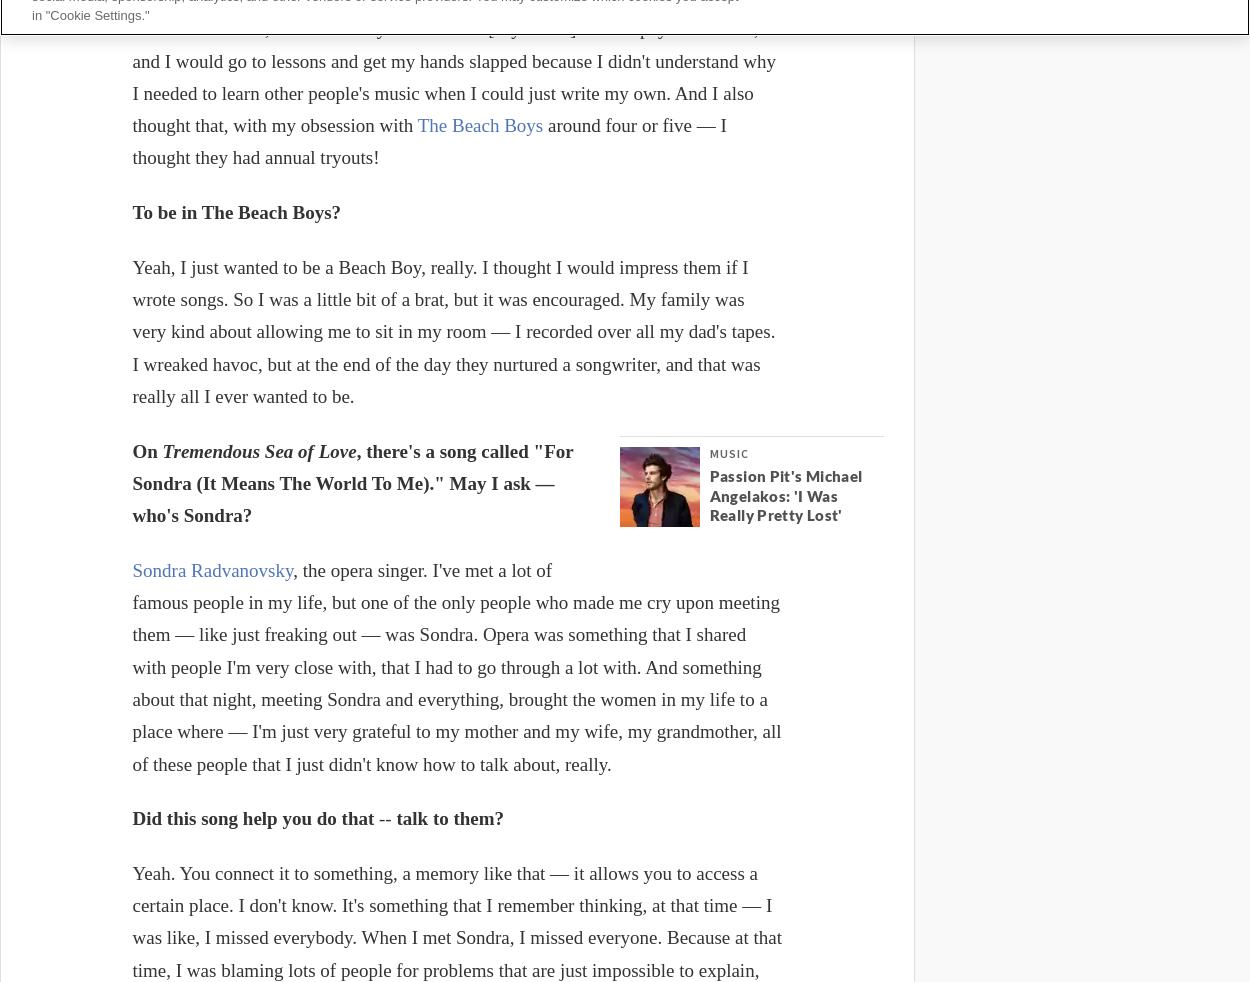  Describe the element at coordinates (455, 665) in the screenshot. I see `', the opera singer. I've met a lot of famous people in my life, but one of the only people who made me cry upon meeting them — like just freaking out — was Sondra. Opera was something that I shared with people I'm very close with, that I had to go through a lot with. And something about that night, meeting Sondra and everything, brought the women in my life to a place where — I'm just very grateful to my mother and my wife, my grandmother, all of these people that I just didn't know how to talk about, really.'` at that location.